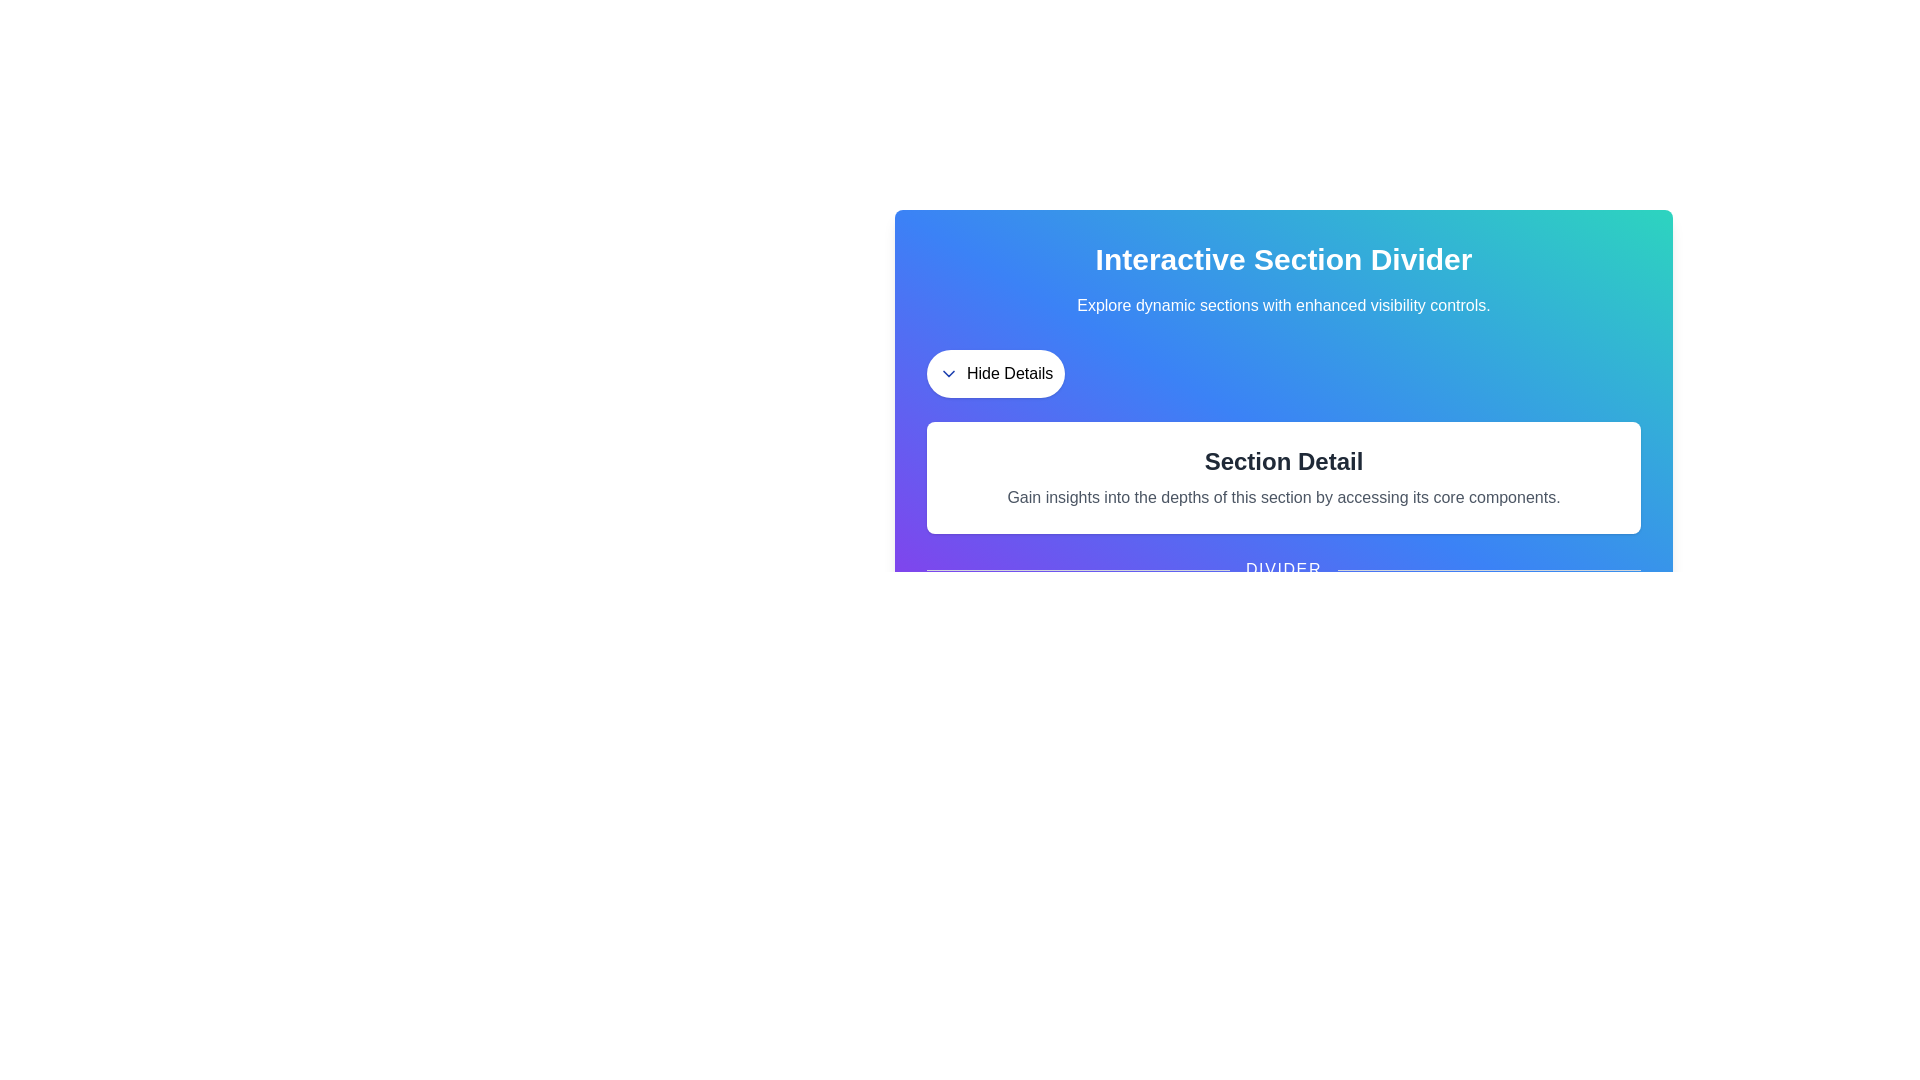 The width and height of the screenshot is (1920, 1080). I want to click on informational text block titled 'Section Detail' which provides insights into the section's core components, so click(1283, 478).